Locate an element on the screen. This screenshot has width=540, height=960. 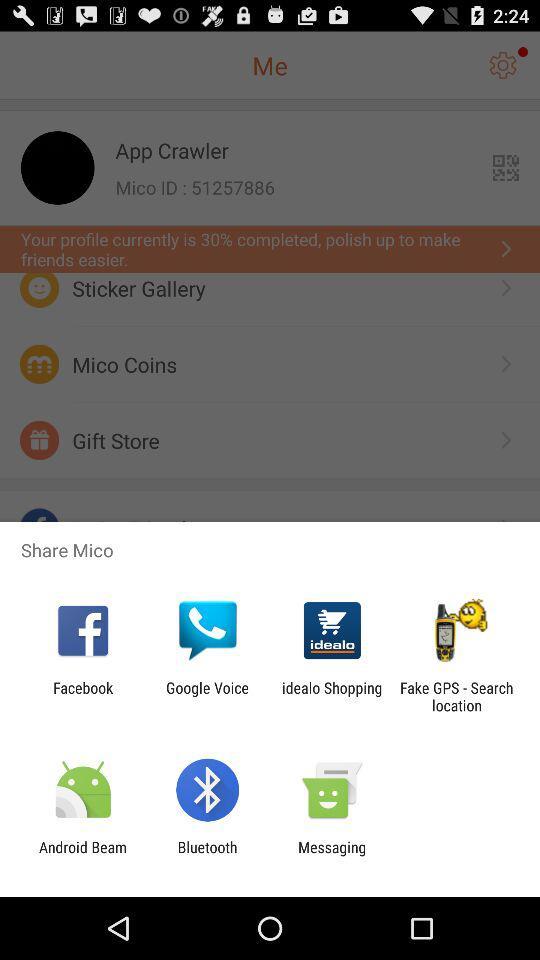
the android beam item is located at coordinates (82, 855).